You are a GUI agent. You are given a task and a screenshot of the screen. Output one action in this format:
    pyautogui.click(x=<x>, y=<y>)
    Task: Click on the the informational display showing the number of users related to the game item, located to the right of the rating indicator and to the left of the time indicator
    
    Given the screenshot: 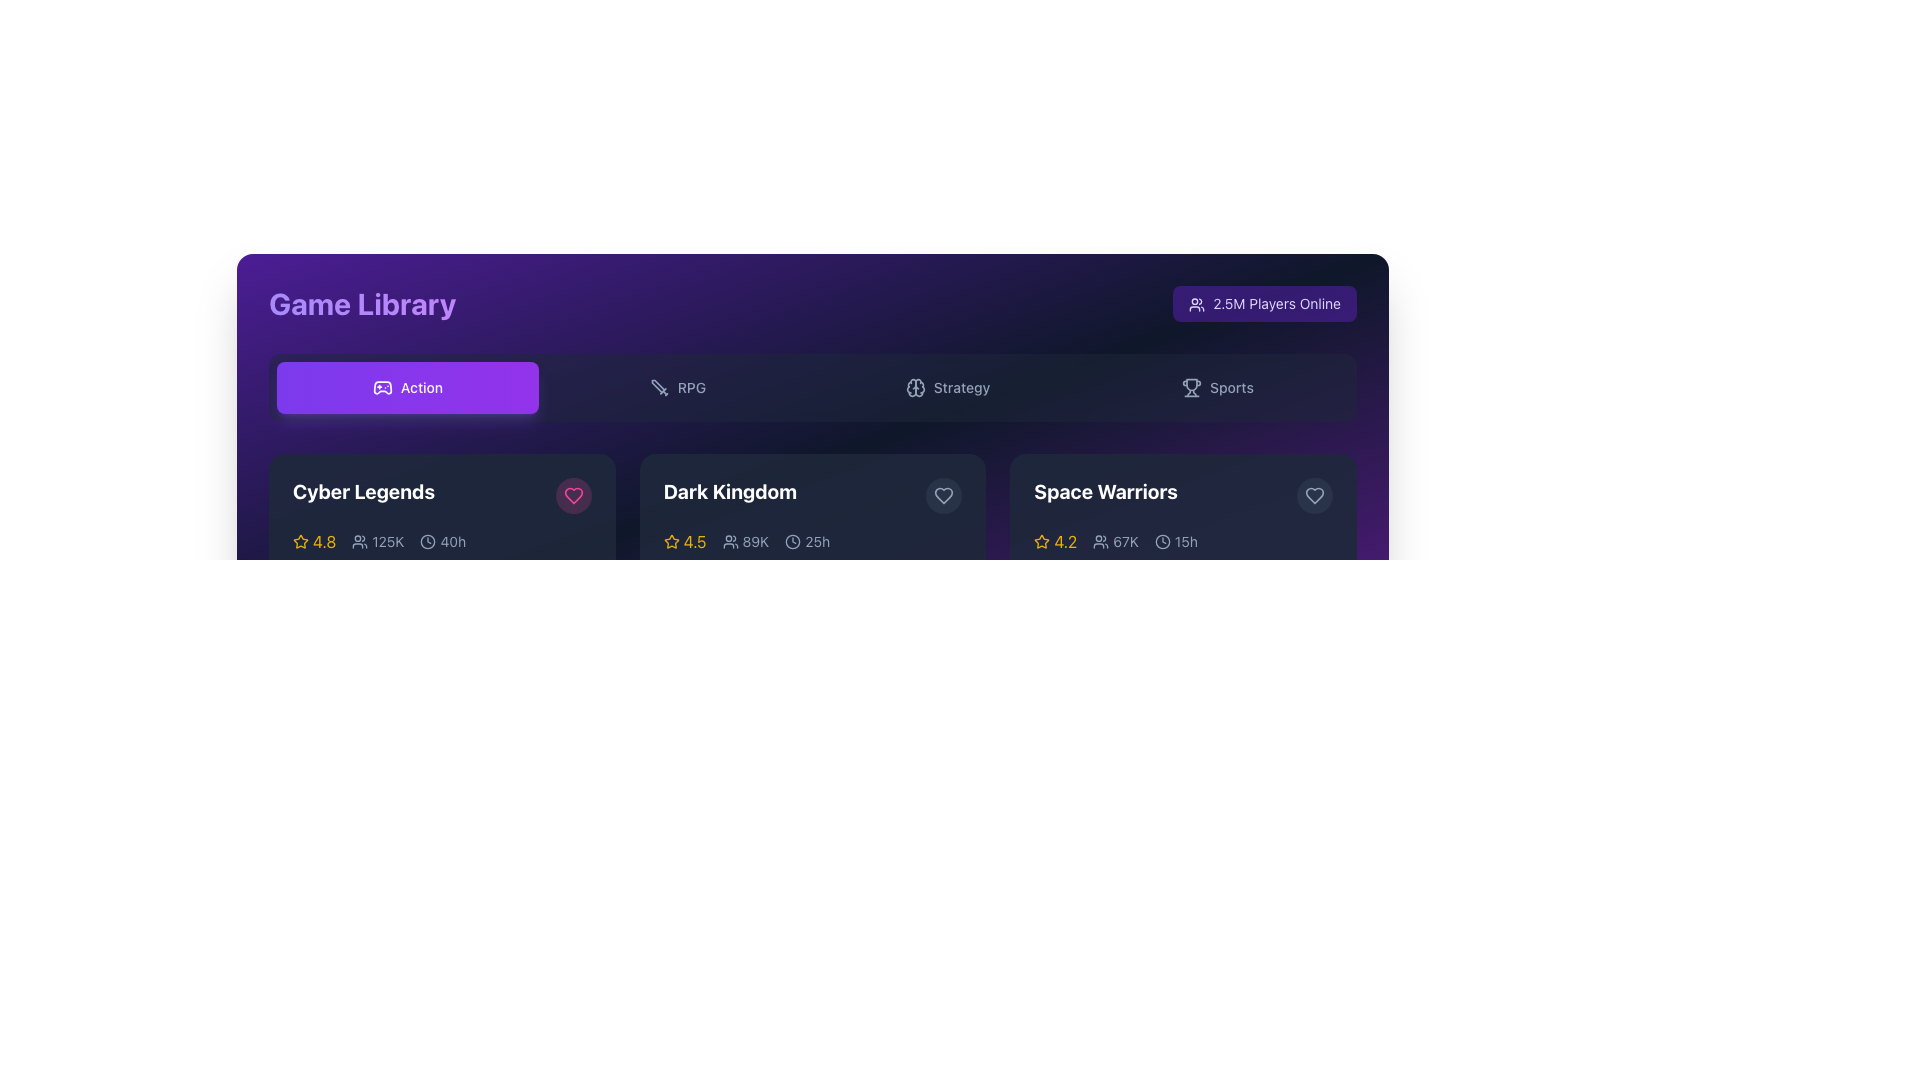 What is the action you would take?
    pyautogui.click(x=378, y=542)
    